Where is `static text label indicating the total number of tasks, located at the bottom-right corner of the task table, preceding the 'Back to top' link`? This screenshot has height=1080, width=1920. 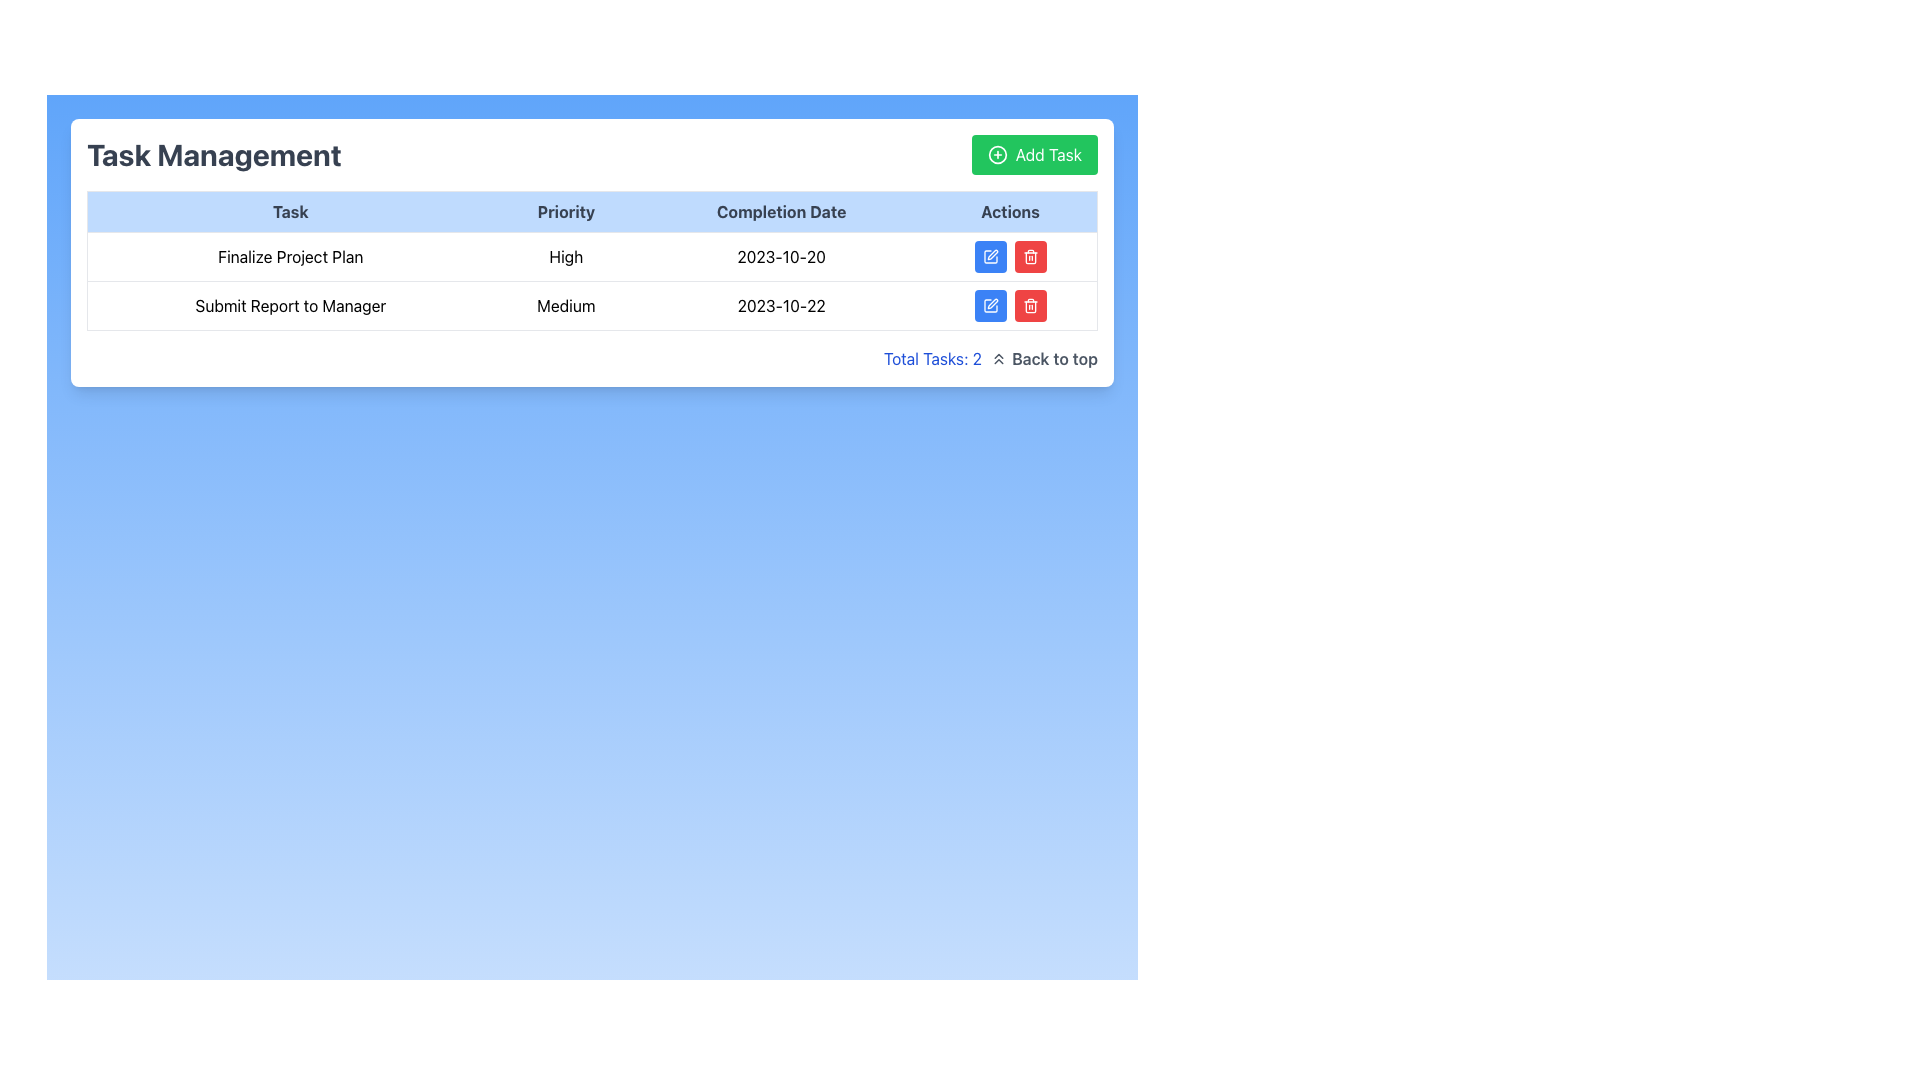 static text label indicating the total number of tasks, located at the bottom-right corner of the task table, preceding the 'Back to top' link is located at coordinates (931, 357).